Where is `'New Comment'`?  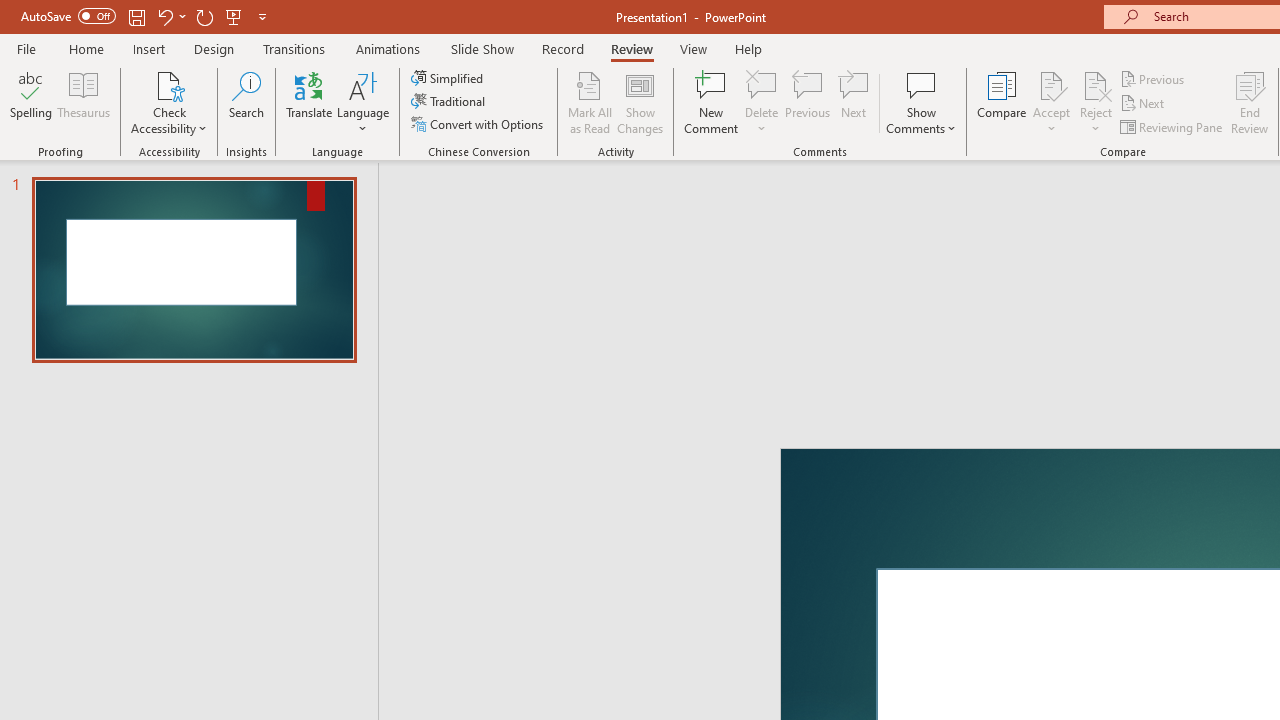 'New Comment' is located at coordinates (711, 103).